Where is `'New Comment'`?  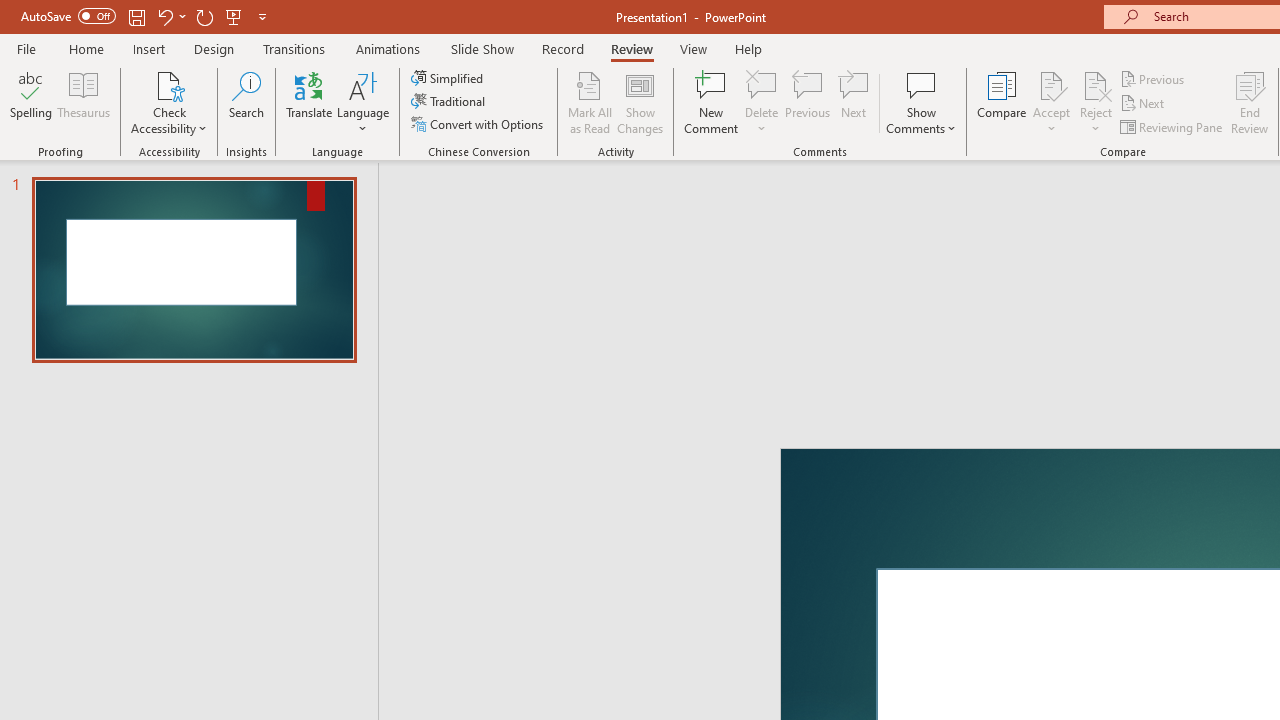 'New Comment' is located at coordinates (711, 103).